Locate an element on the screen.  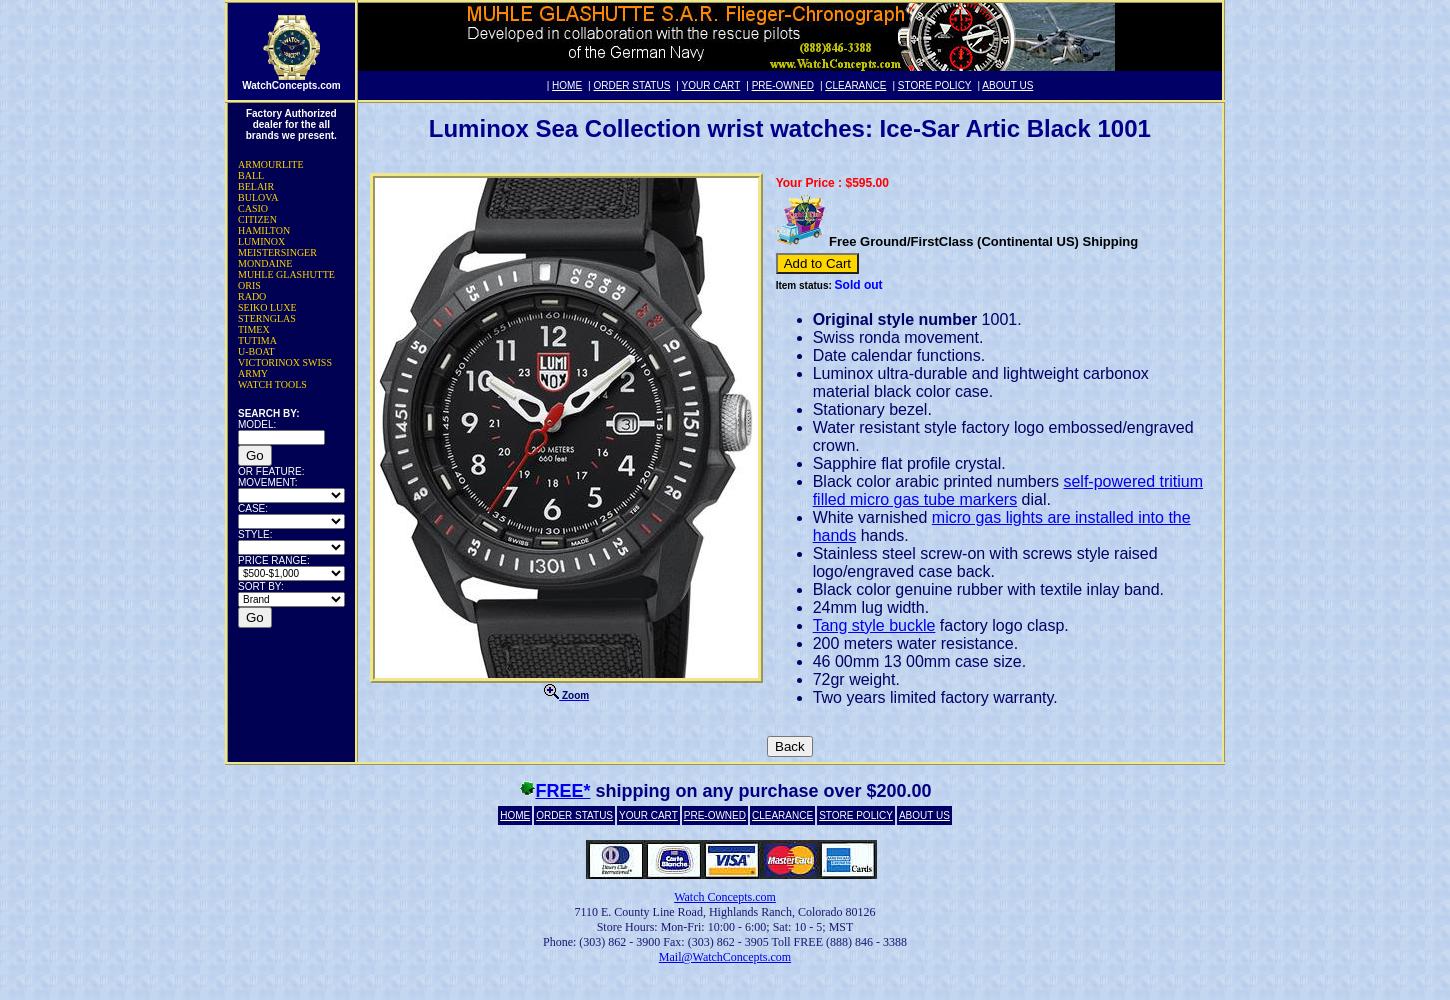
'BELAIR' is located at coordinates (256, 186).